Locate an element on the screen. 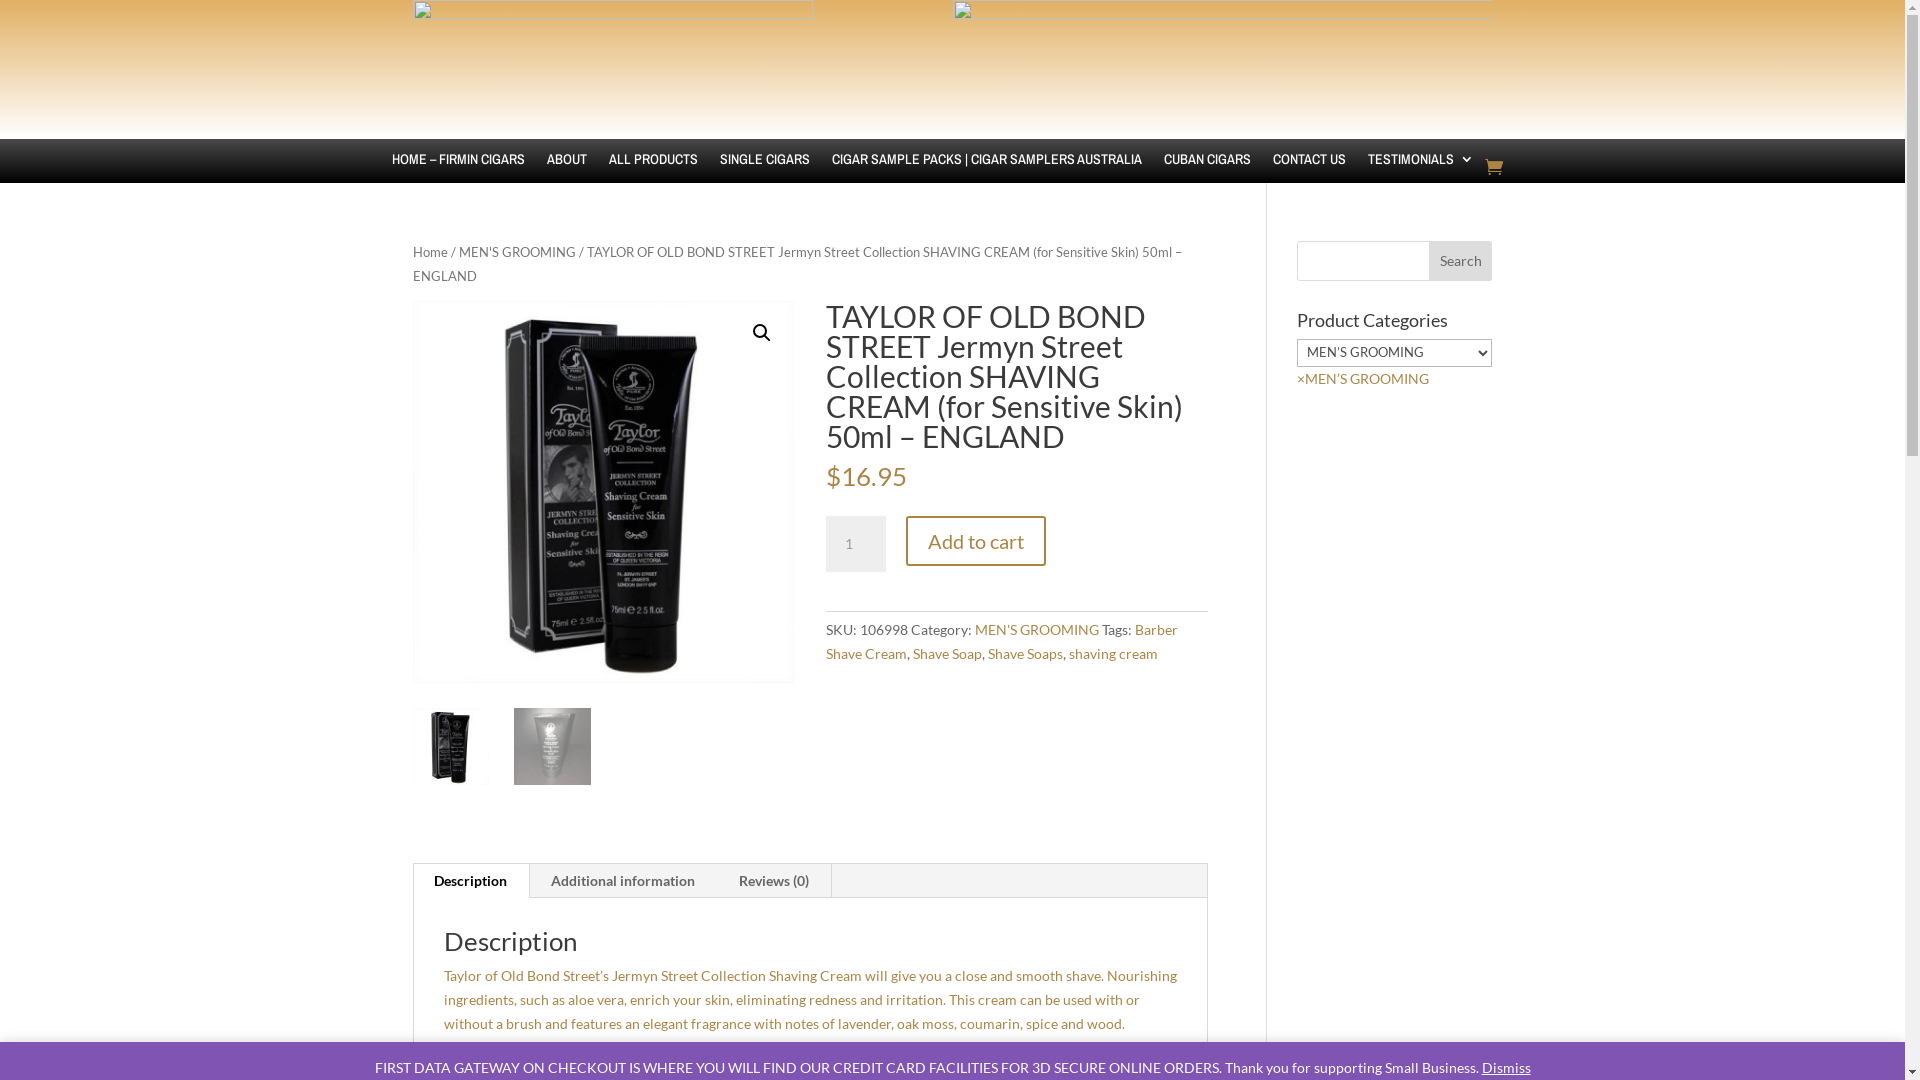 The width and height of the screenshot is (1920, 1080). 'TESTIMONIALS' is located at coordinates (1419, 172).